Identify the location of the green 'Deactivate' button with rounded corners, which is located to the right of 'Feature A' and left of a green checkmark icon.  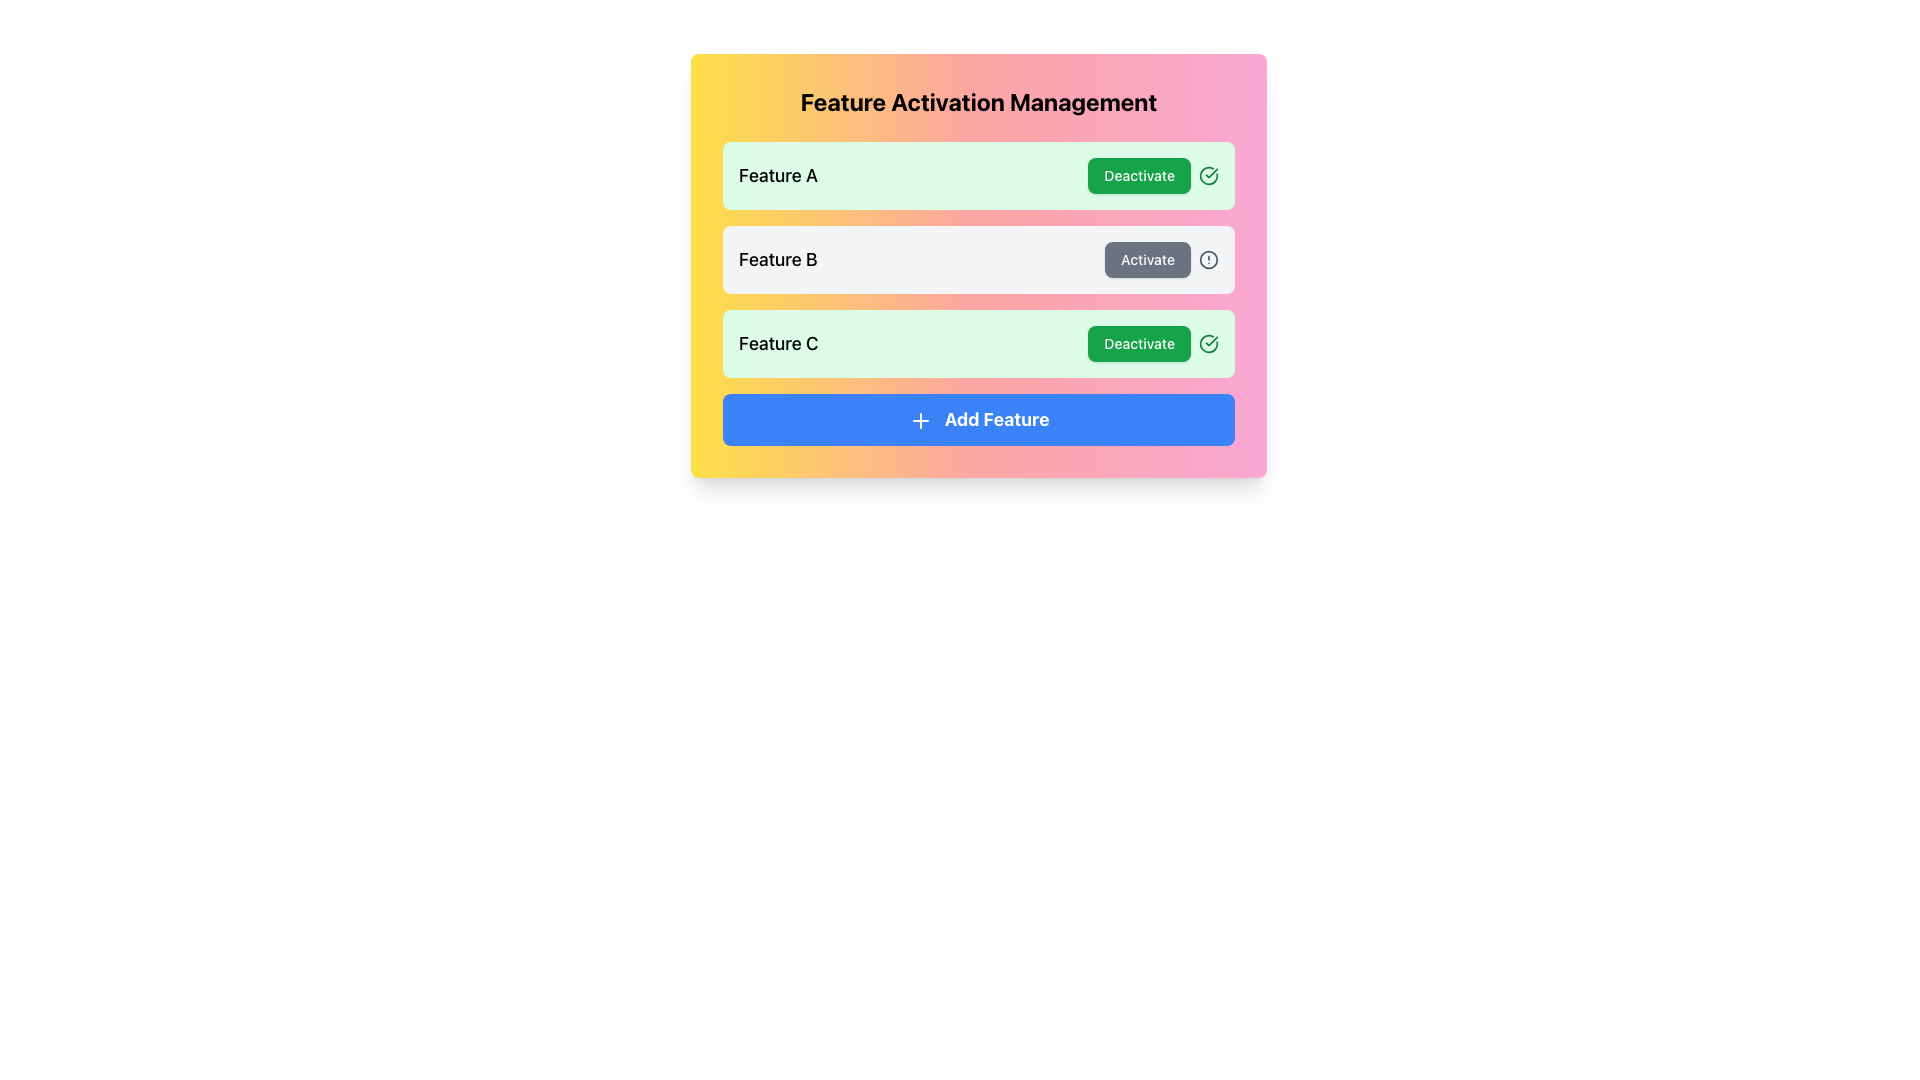
(1139, 175).